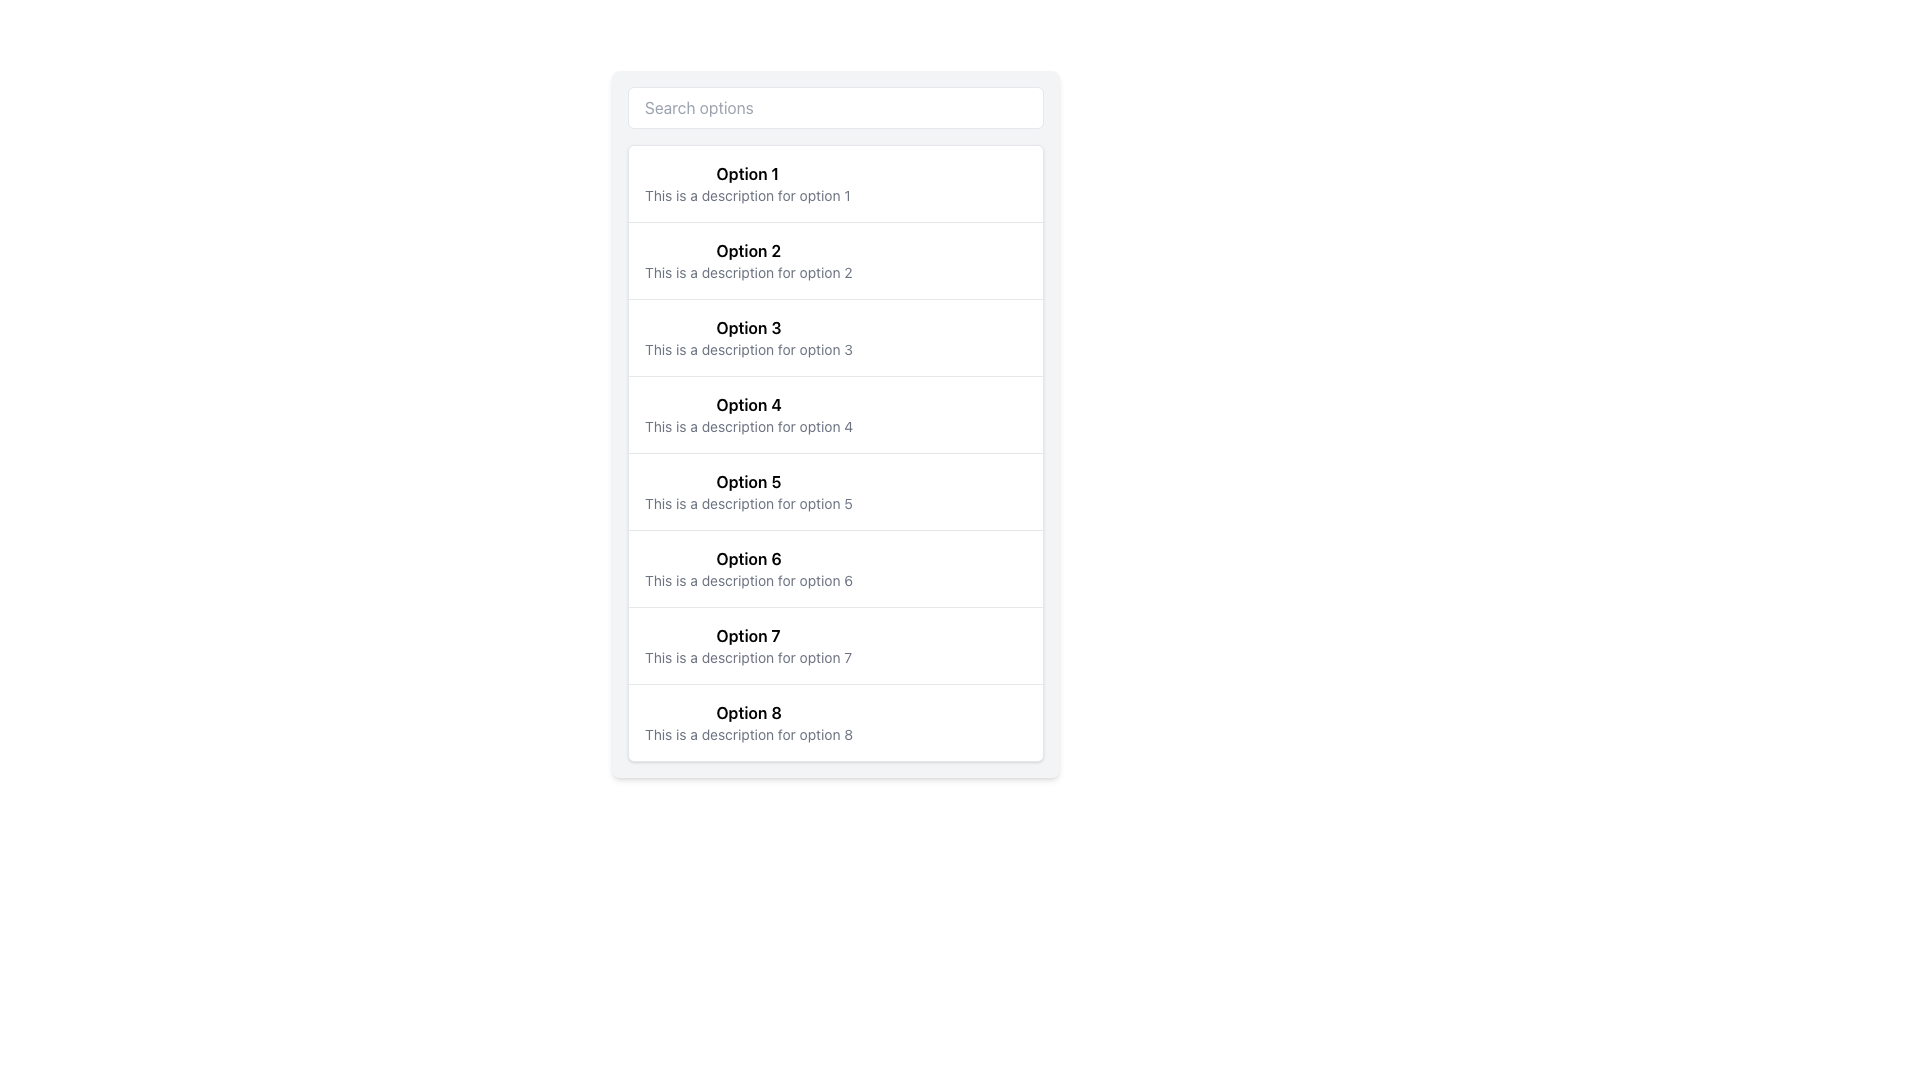  Describe the element at coordinates (748, 426) in the screenshot. I see `the text element that says 'This is a description for option 4', which is styled in gray and located beneath the label 'Option 4'` at that location.